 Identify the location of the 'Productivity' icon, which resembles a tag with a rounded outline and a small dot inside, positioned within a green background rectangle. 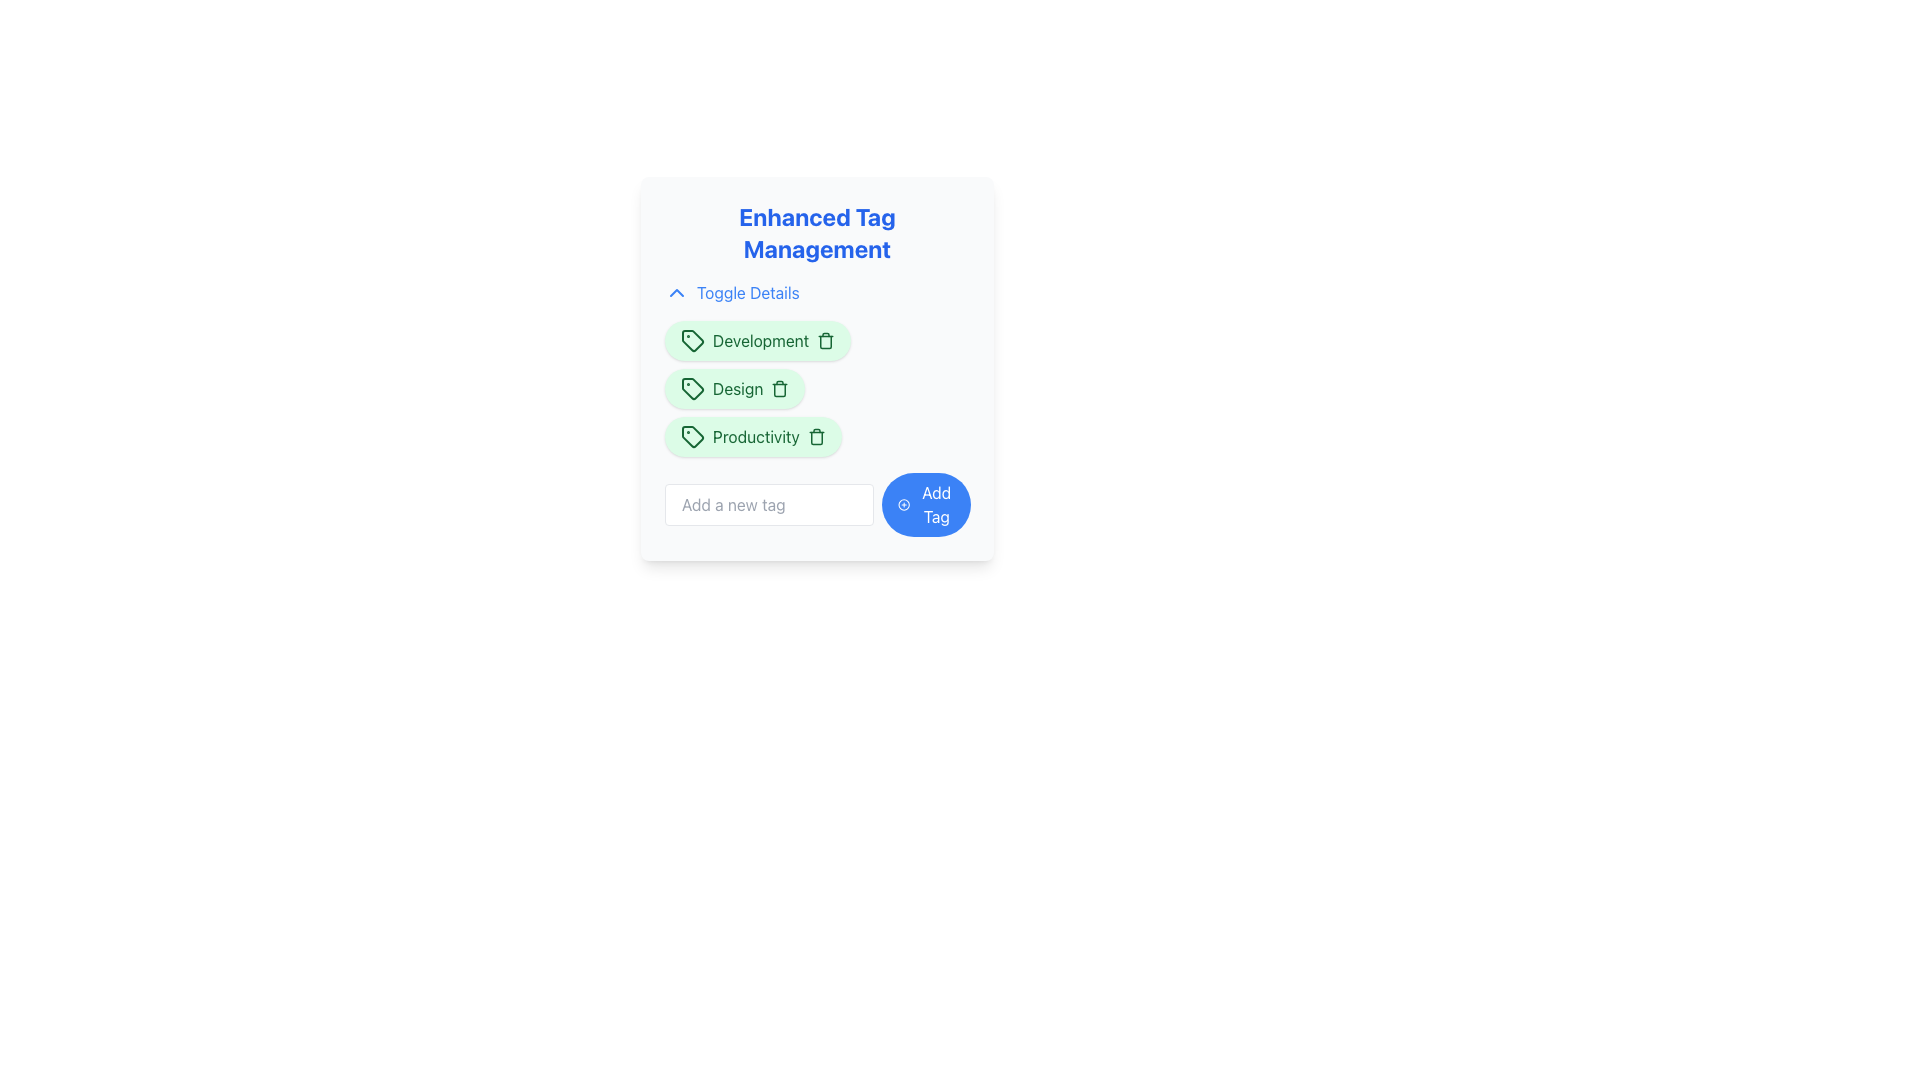
(692, 435).